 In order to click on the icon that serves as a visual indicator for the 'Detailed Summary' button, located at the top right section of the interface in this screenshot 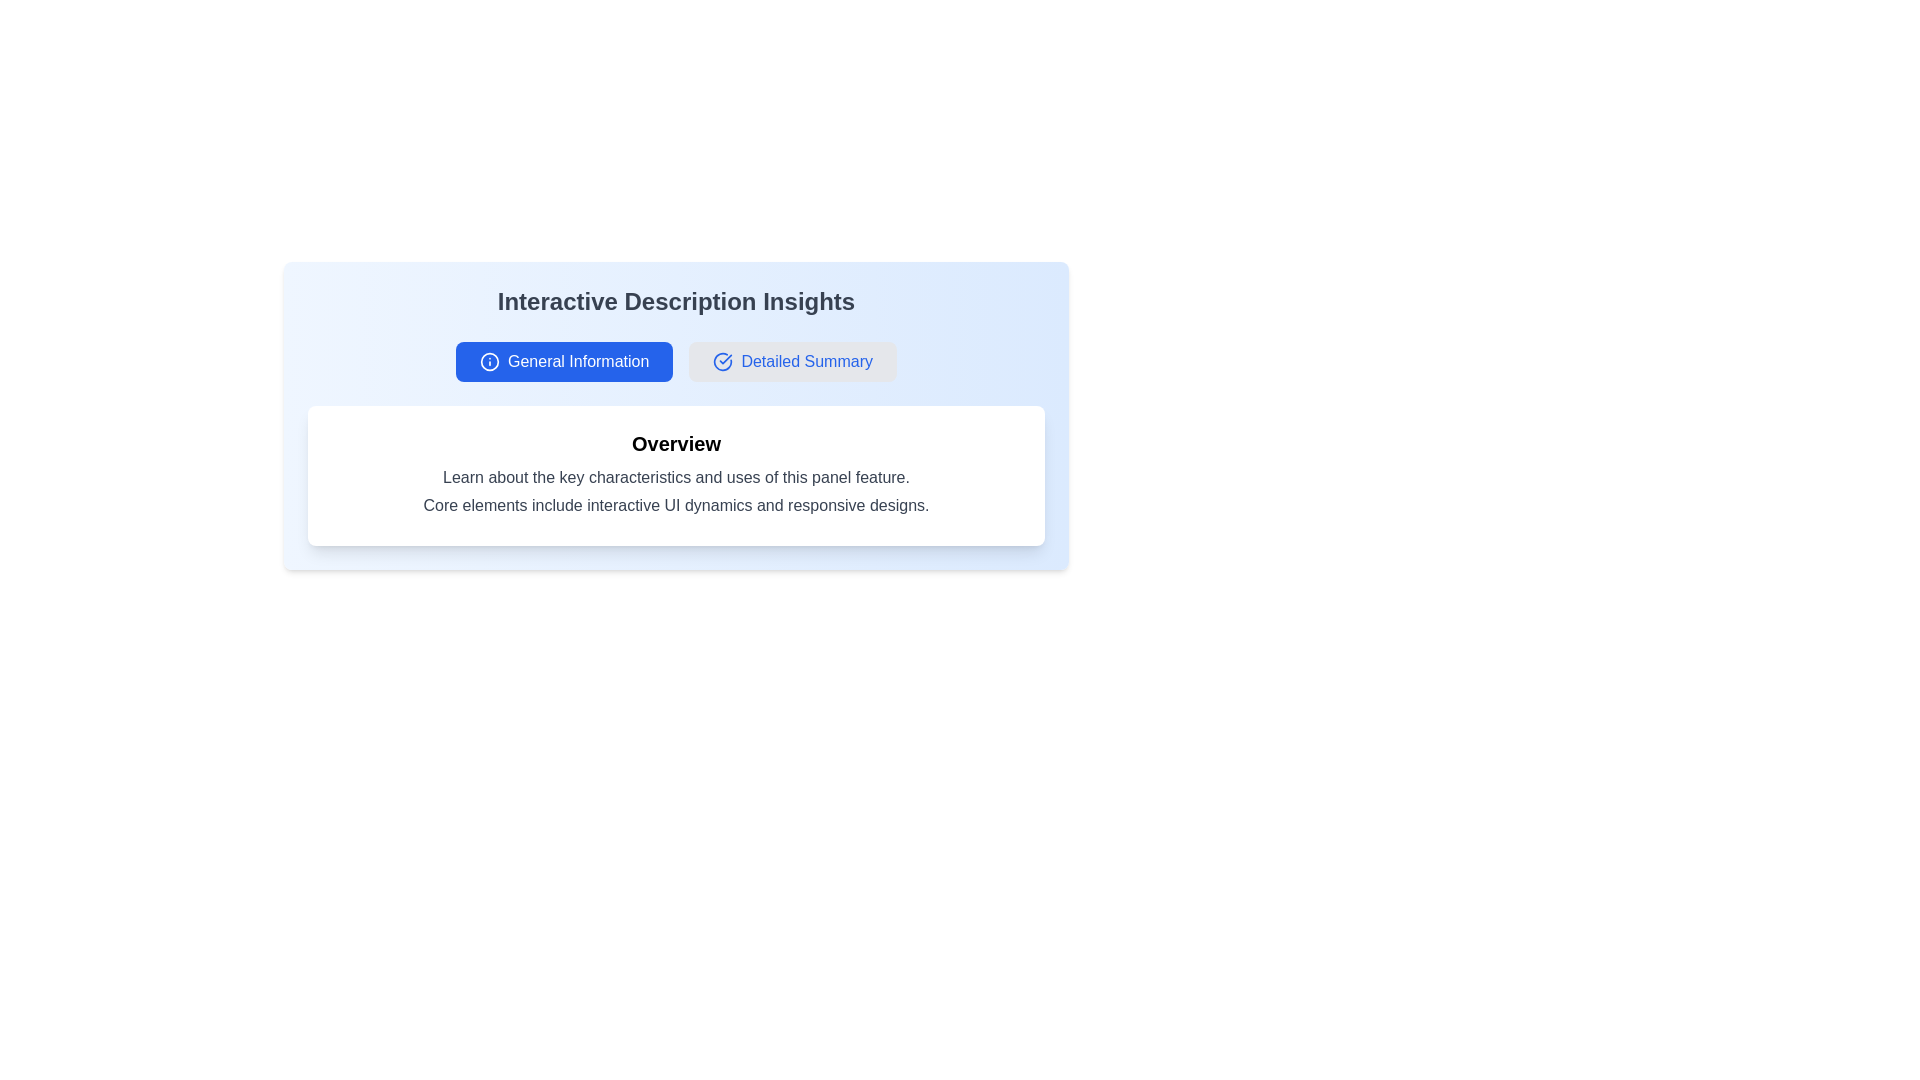, I will do `click(722, 362)`.